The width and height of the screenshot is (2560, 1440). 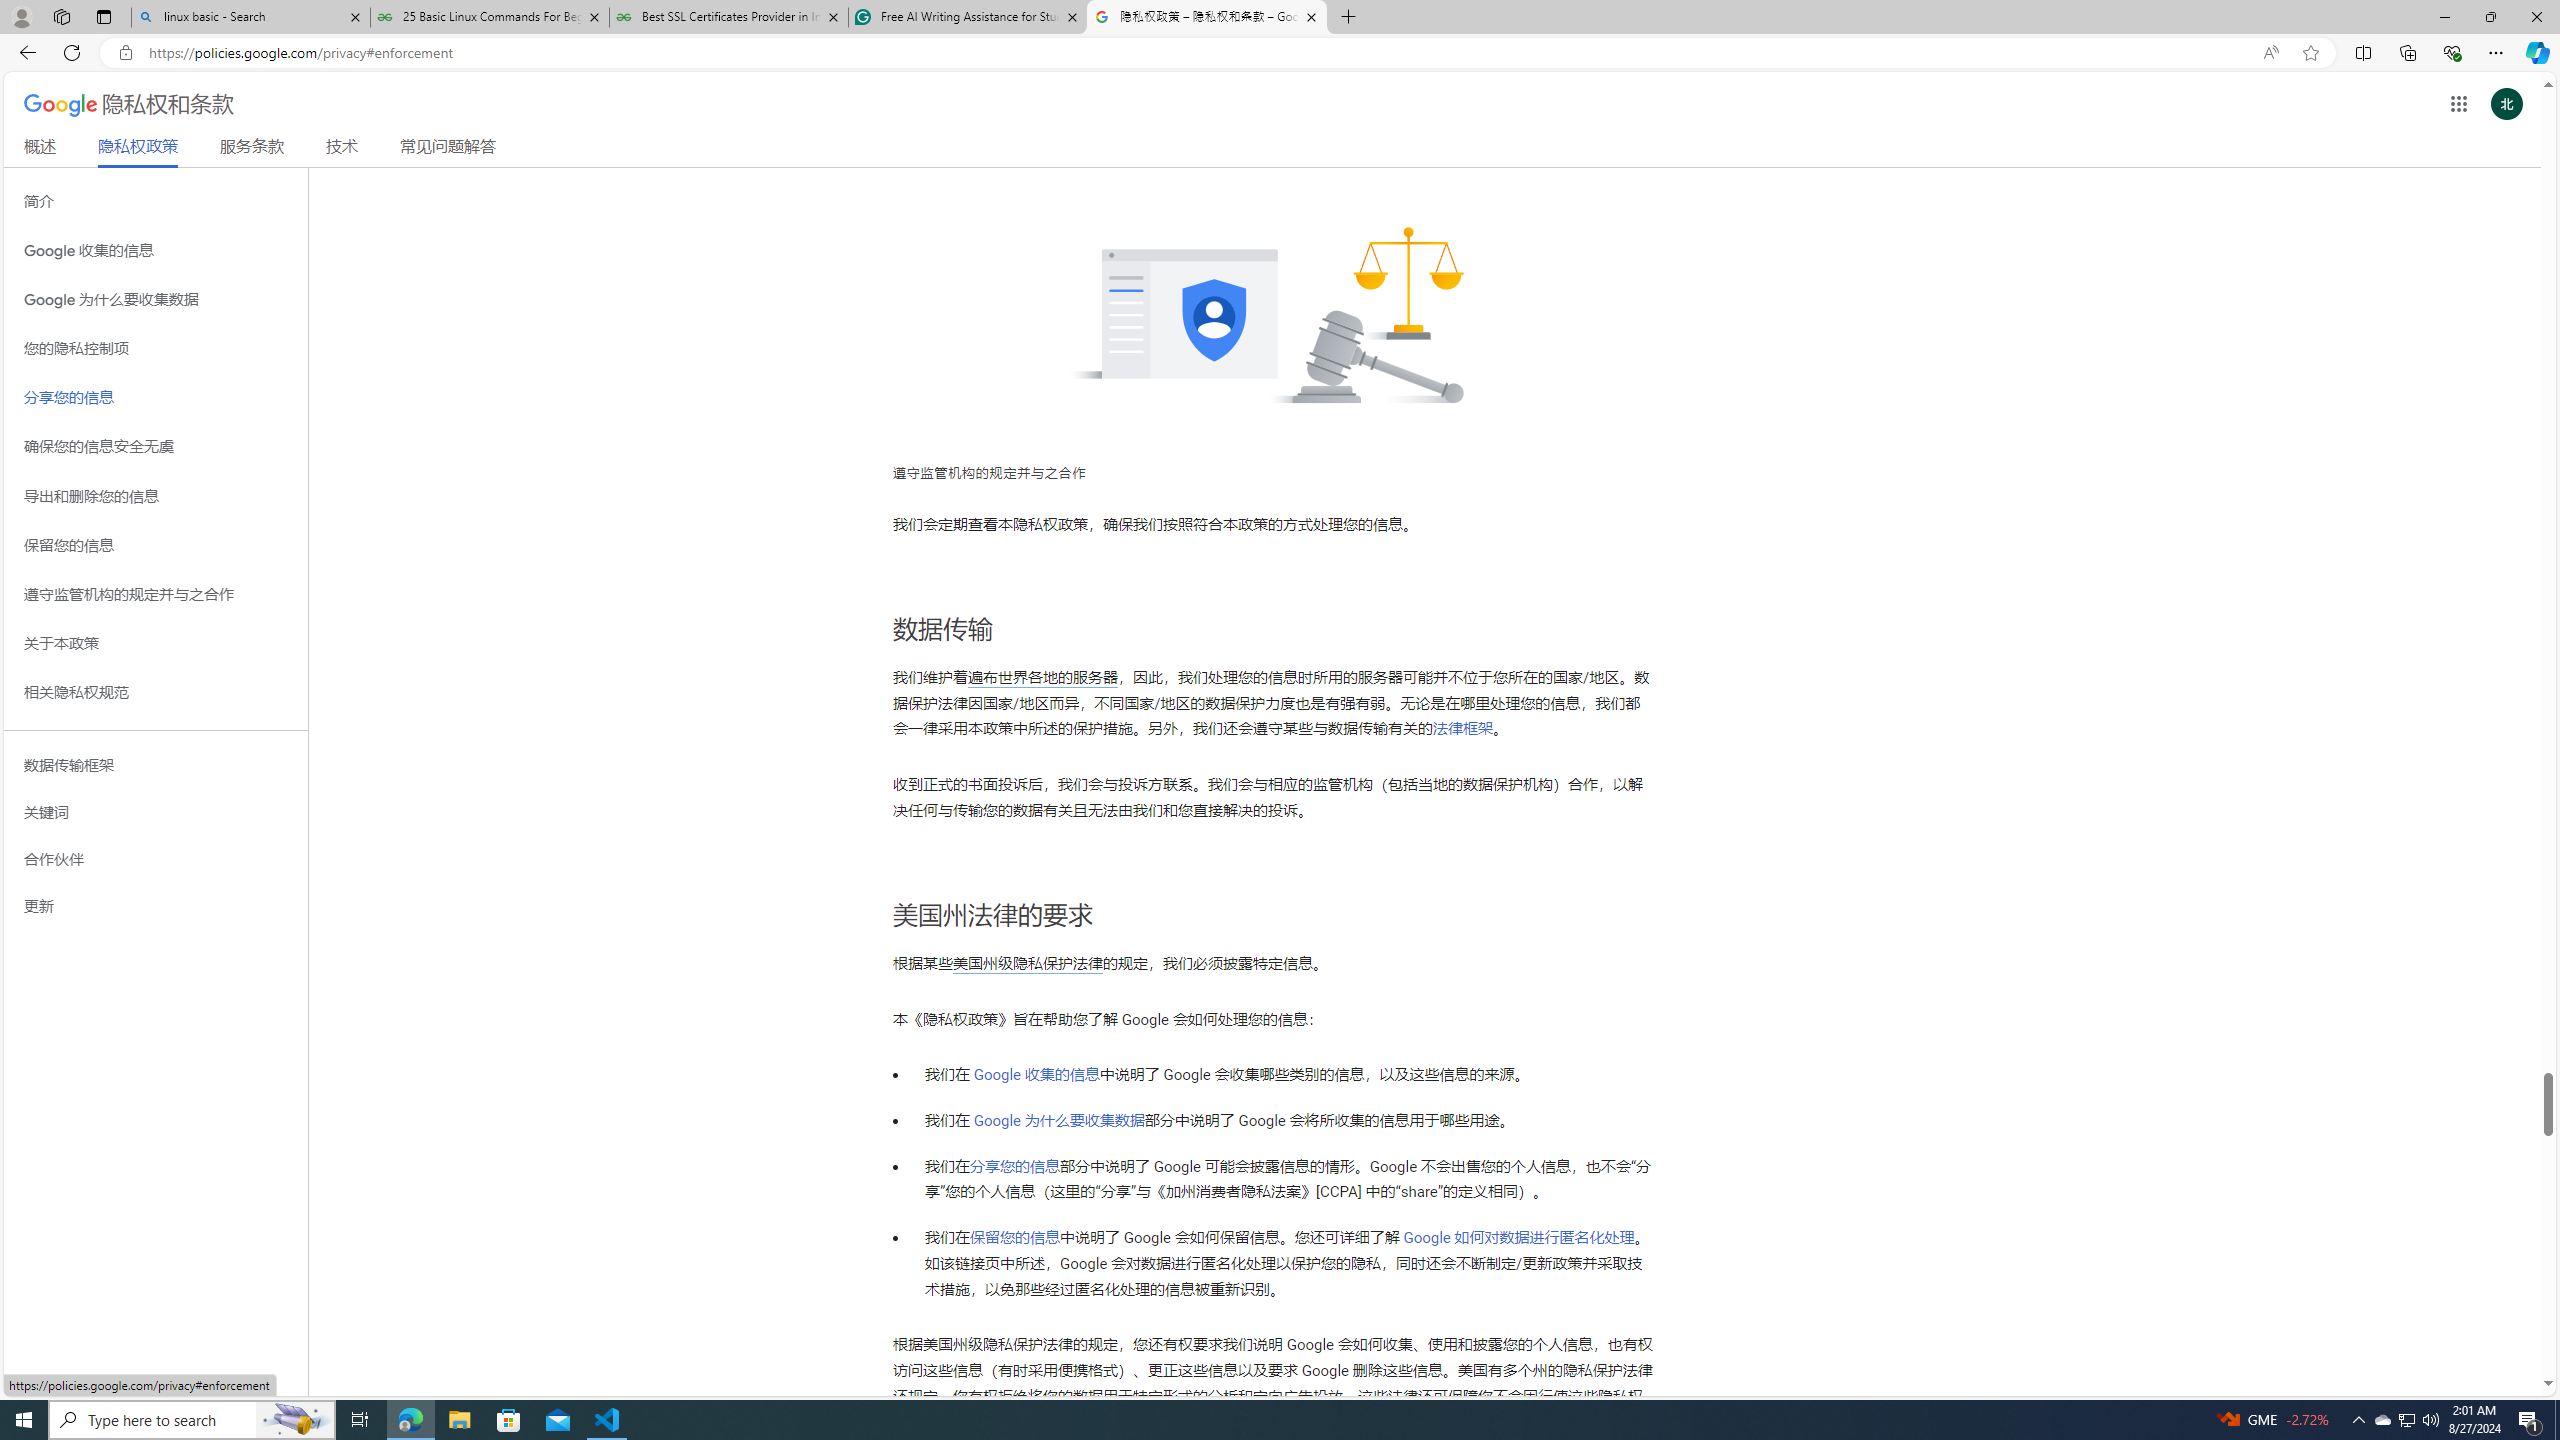 What do you see at coordinates (249, 16) in the screenshot?
I see `'linux basic - Search'` at bounding box center [249, 16].